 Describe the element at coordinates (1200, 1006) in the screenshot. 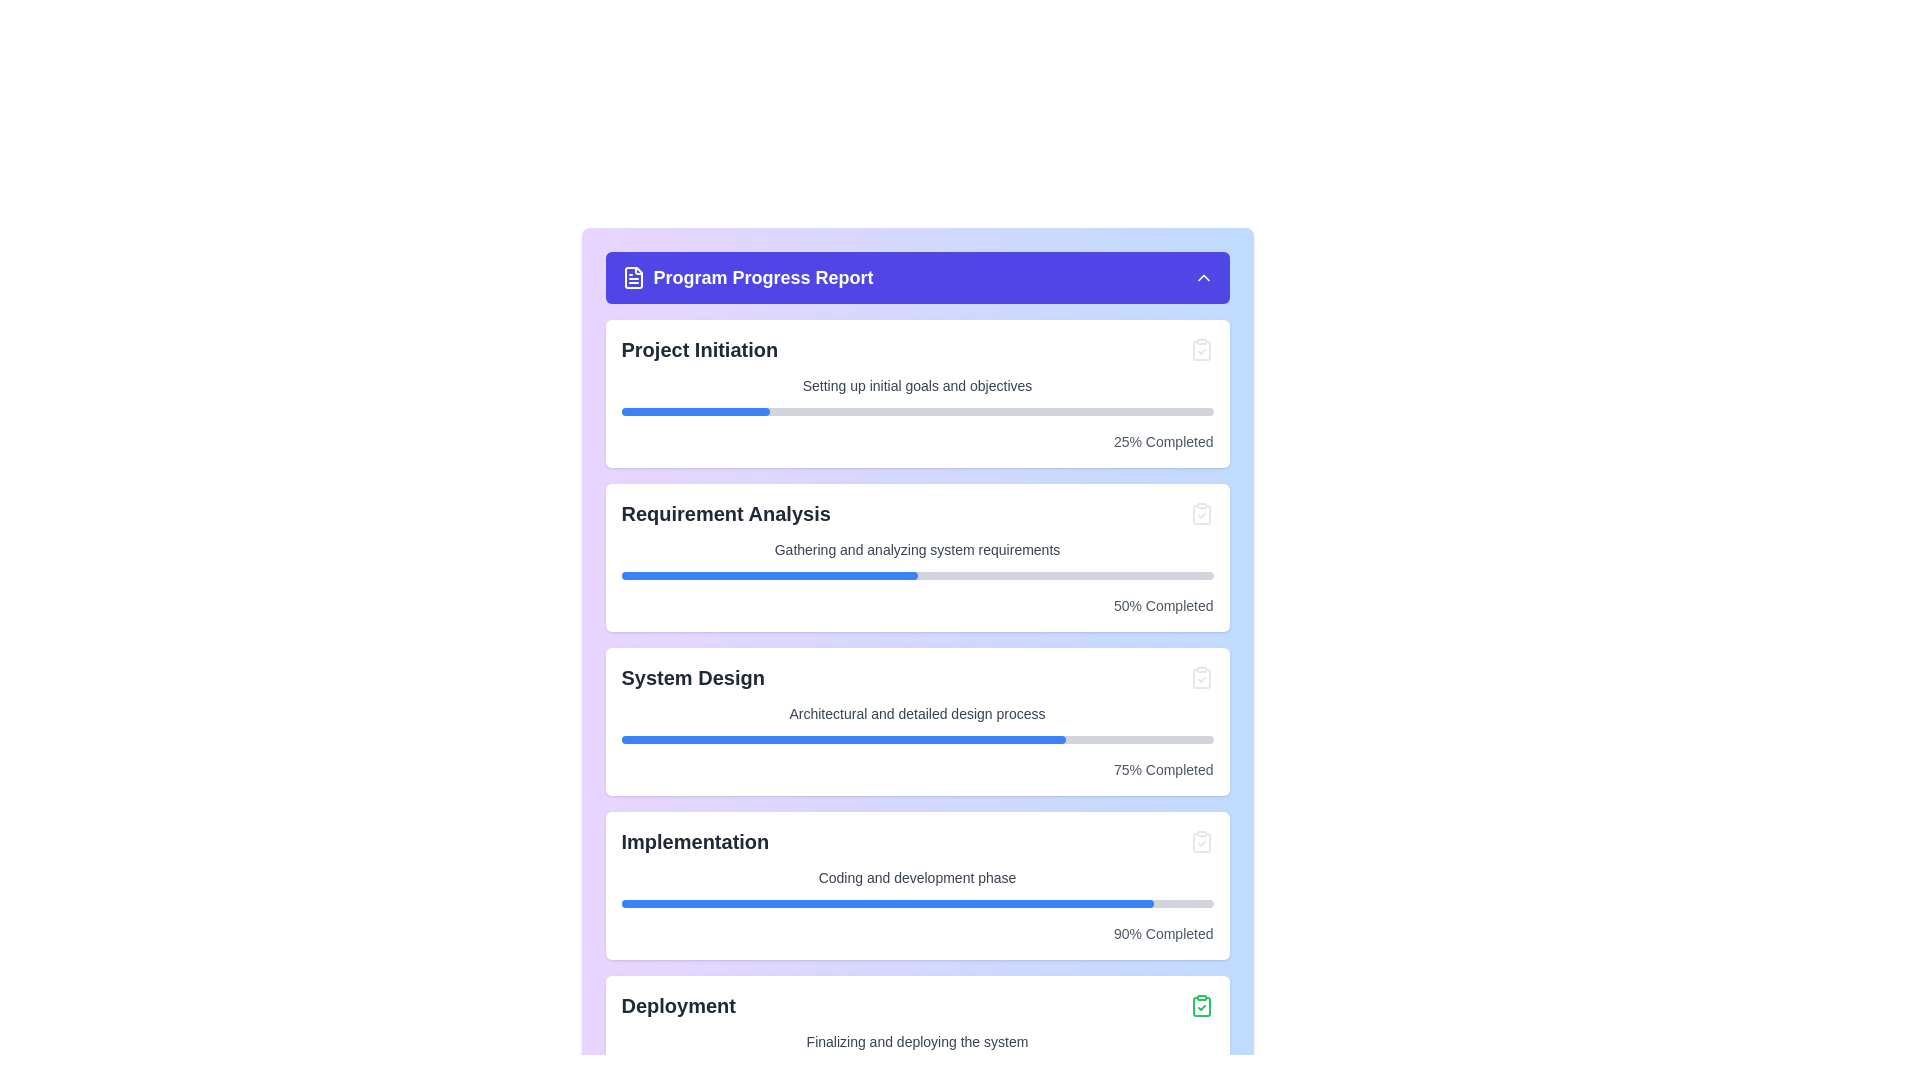

I see `the small green clipboard icon with a checkmark located at the far right of the 'Deployment' section for more details or actions` at that location.